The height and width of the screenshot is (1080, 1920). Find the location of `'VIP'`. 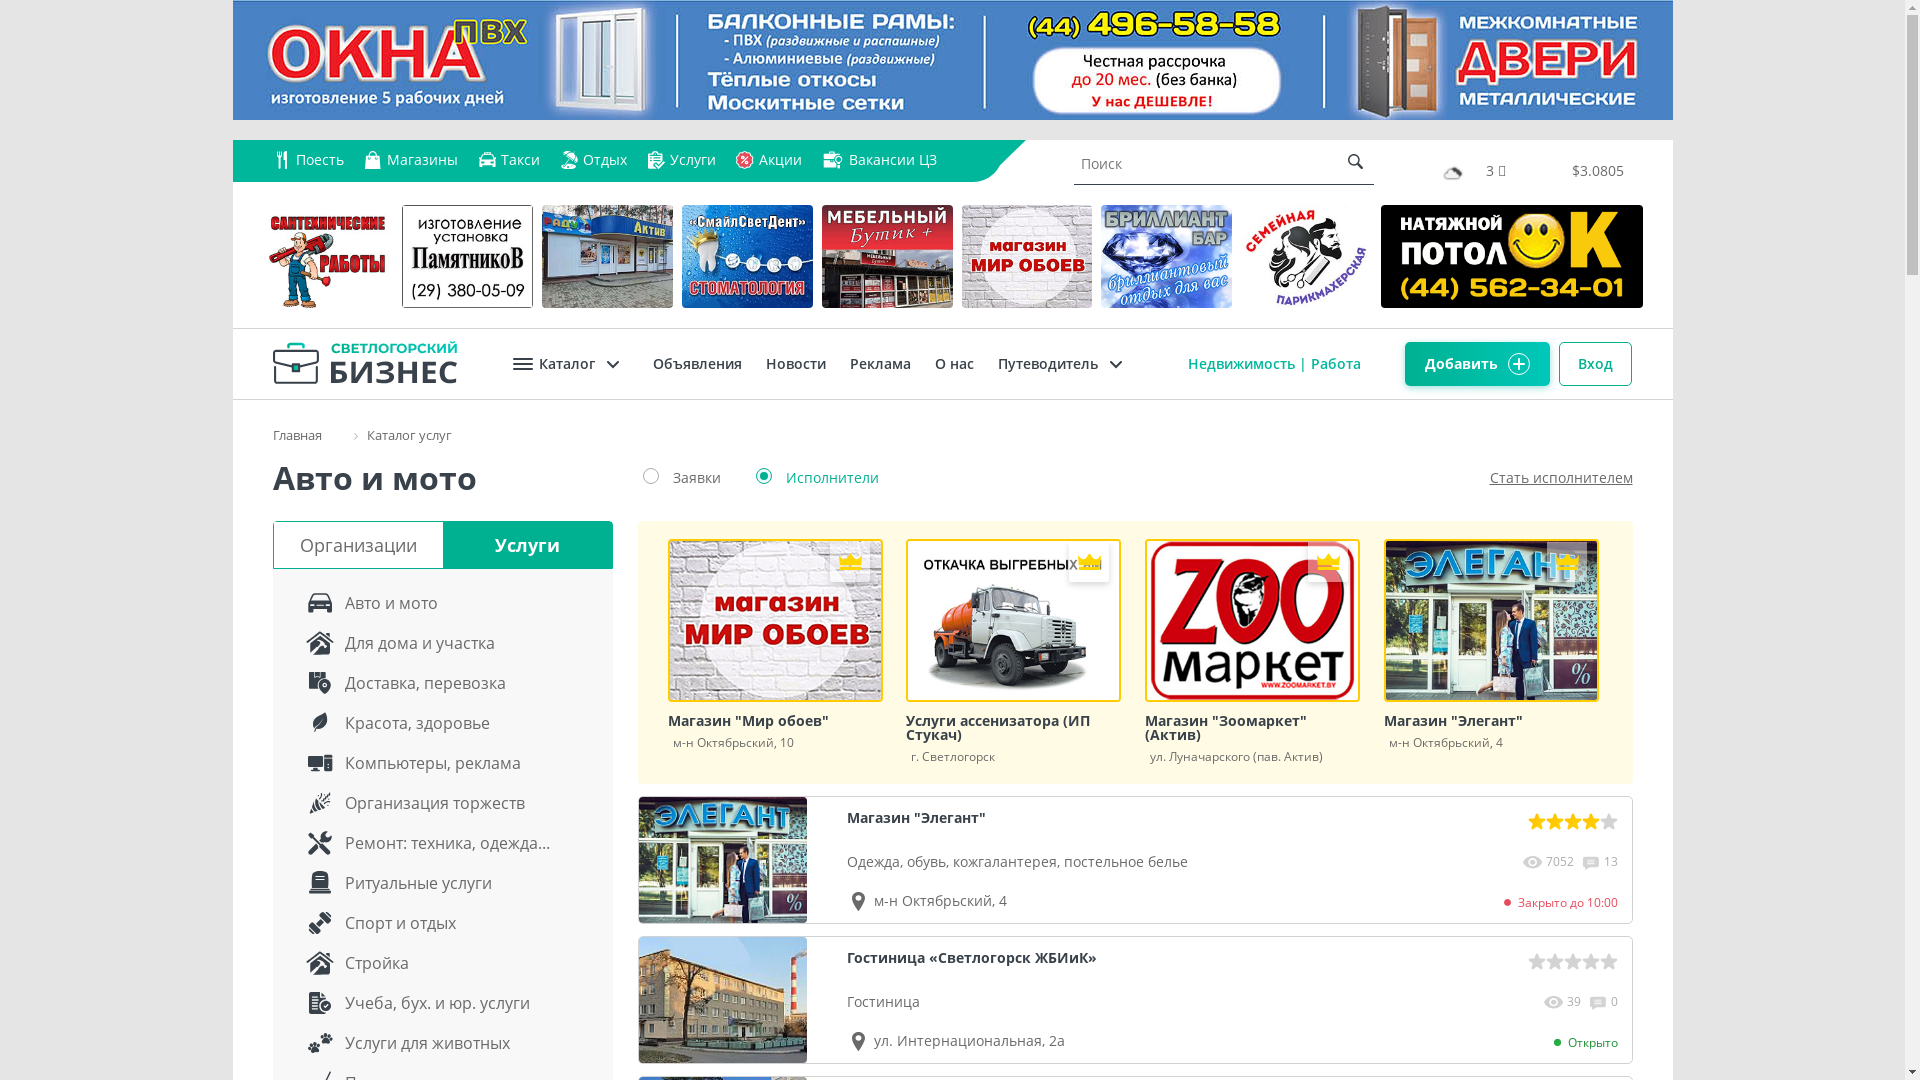

'VIP' is located at coordinates (1539, 564).